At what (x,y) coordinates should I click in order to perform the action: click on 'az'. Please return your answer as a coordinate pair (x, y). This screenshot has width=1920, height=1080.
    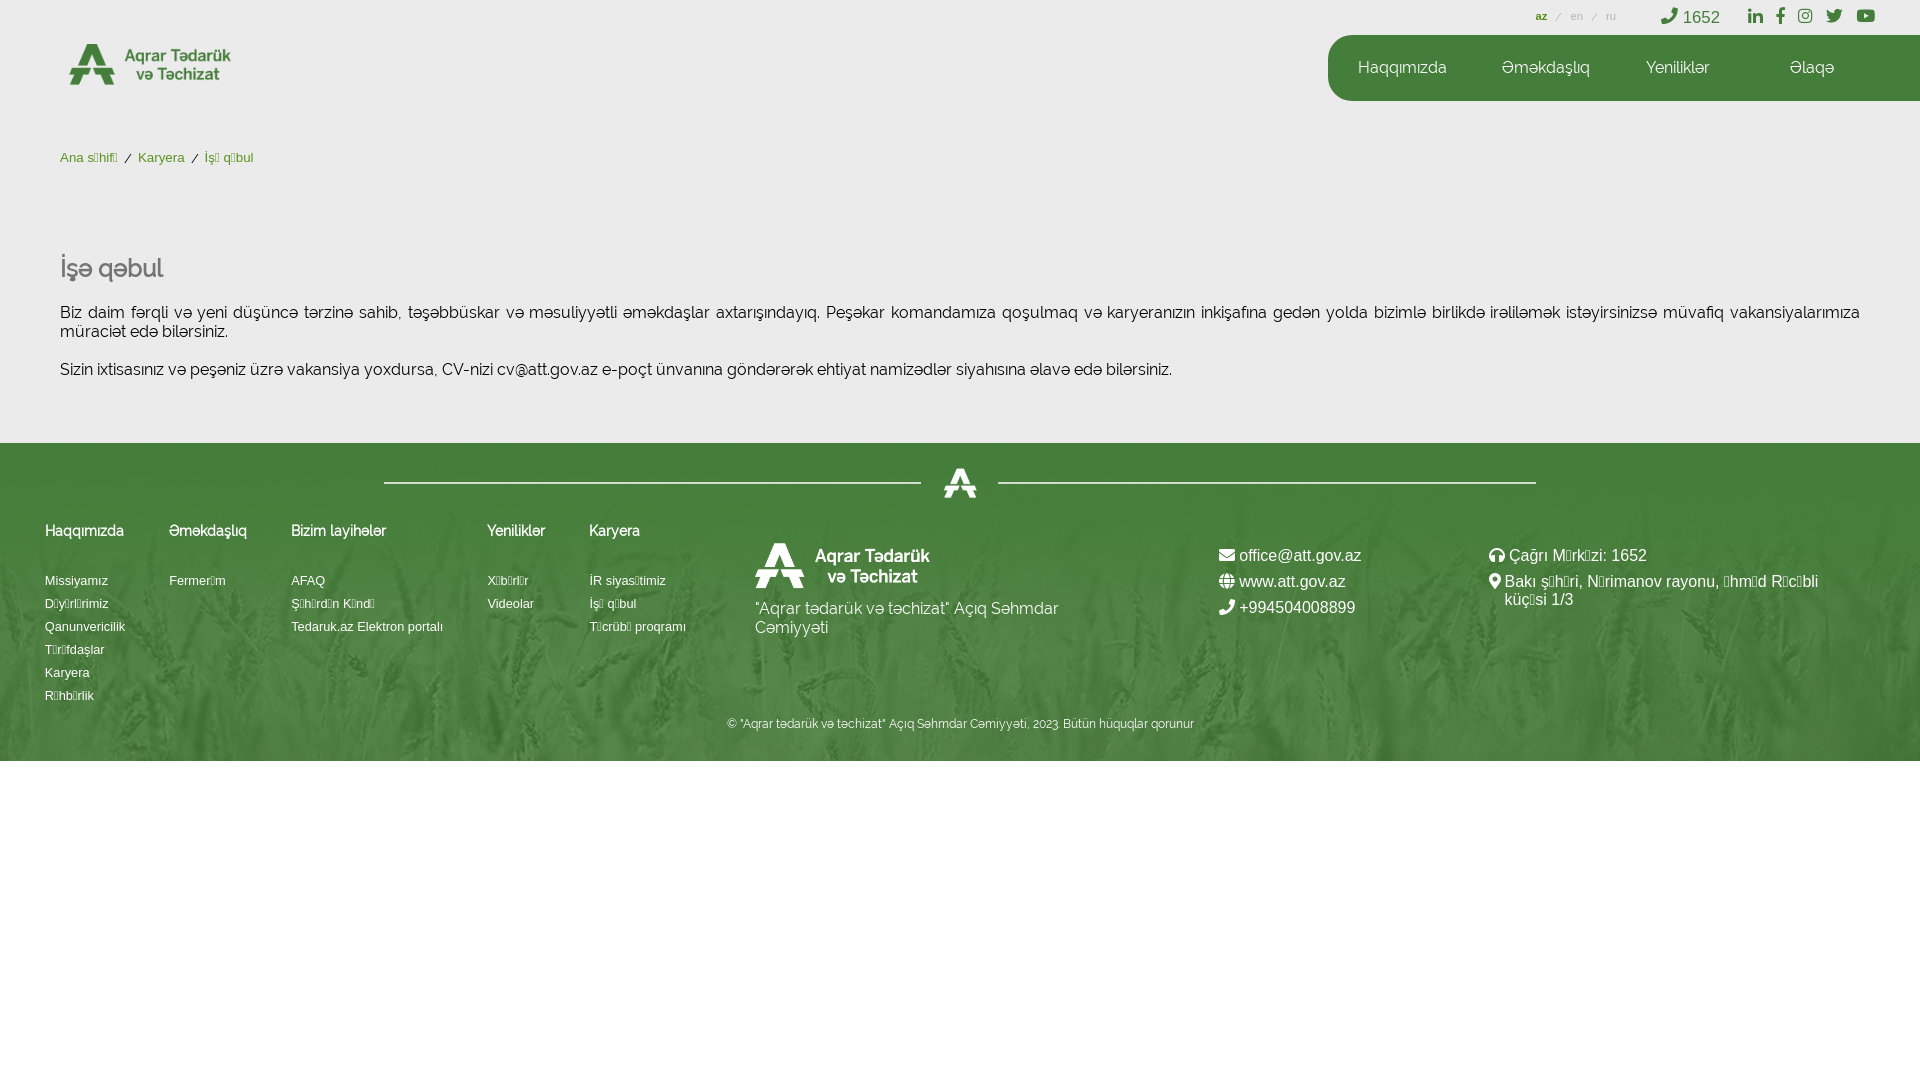
    Looking at the image, I should click on (1542, 15).